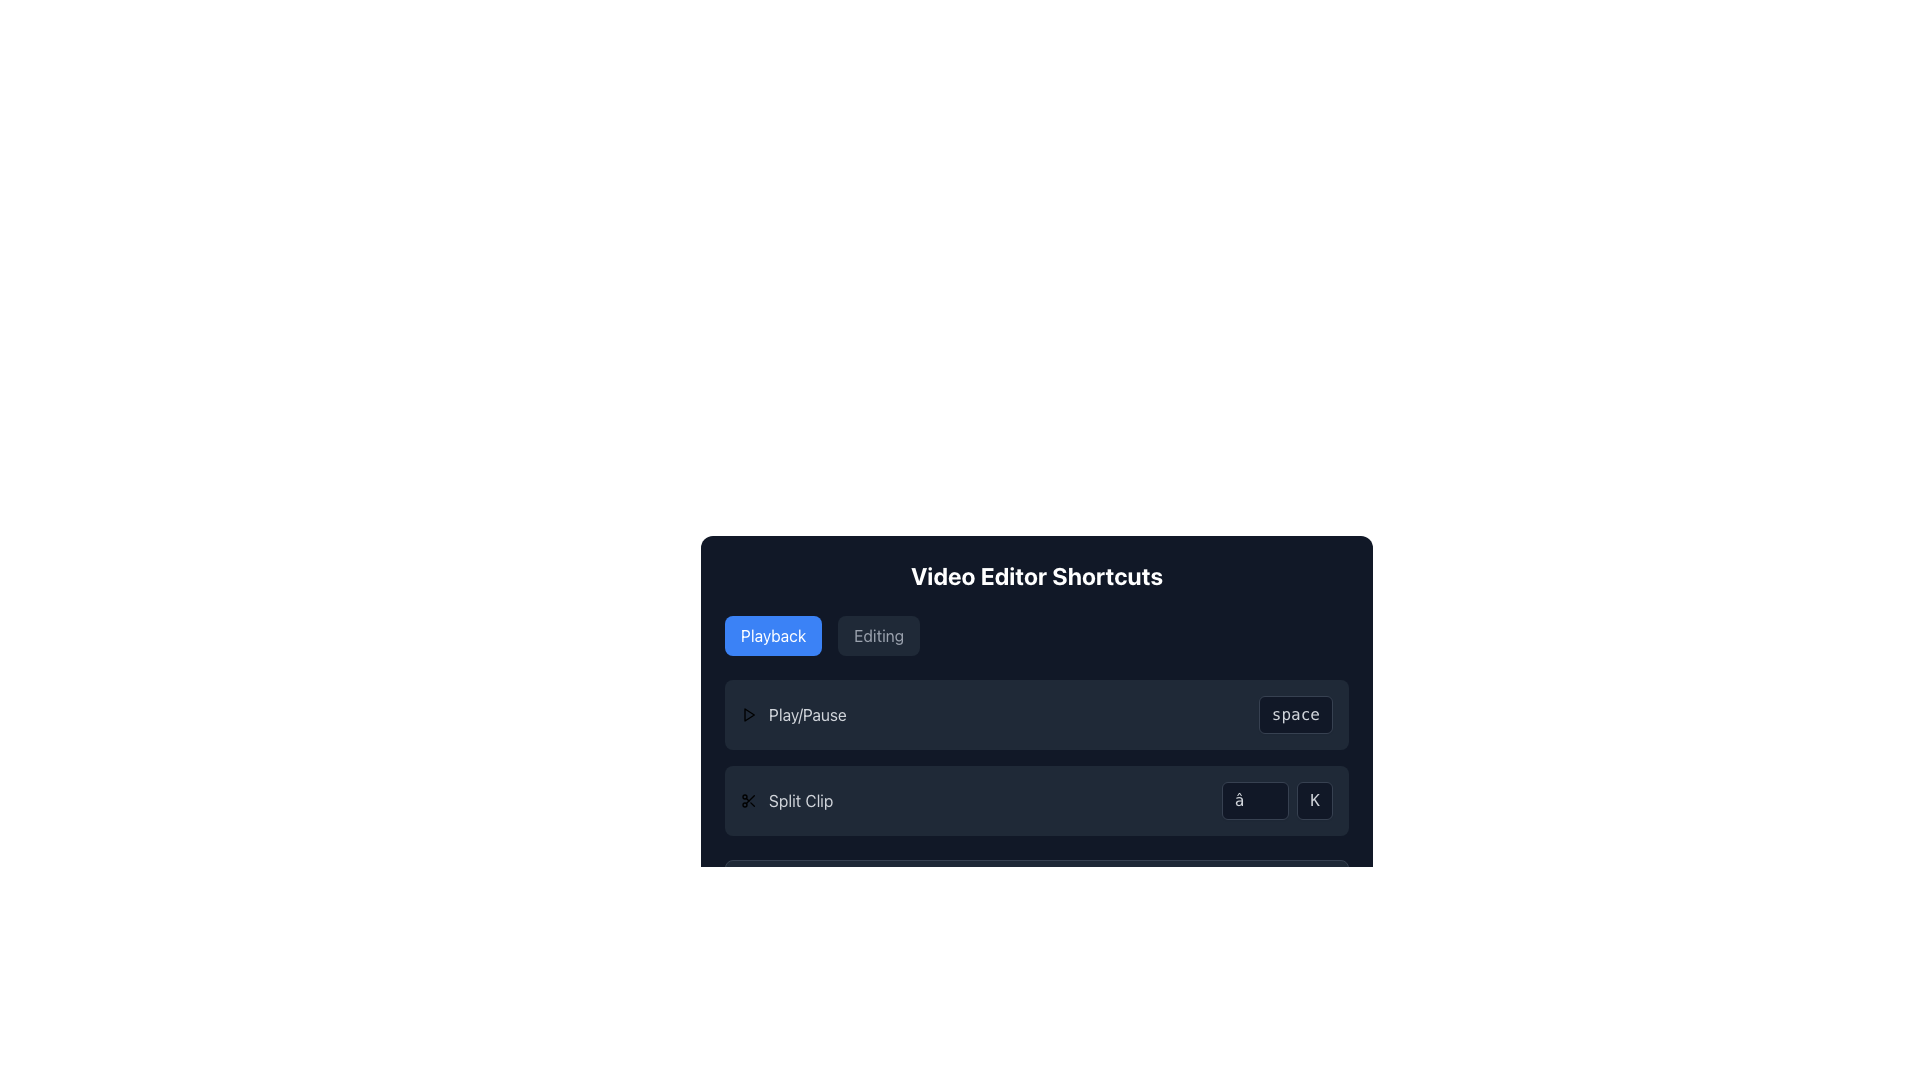  Describe the element at coordinates (1036, 758) in the screenshot. I see `the displayed shortcuts in the 'Video Editor Shortcuts' section, specifically the shortcuts for 'Play/Pause' and 'Split Clip'` at that location.